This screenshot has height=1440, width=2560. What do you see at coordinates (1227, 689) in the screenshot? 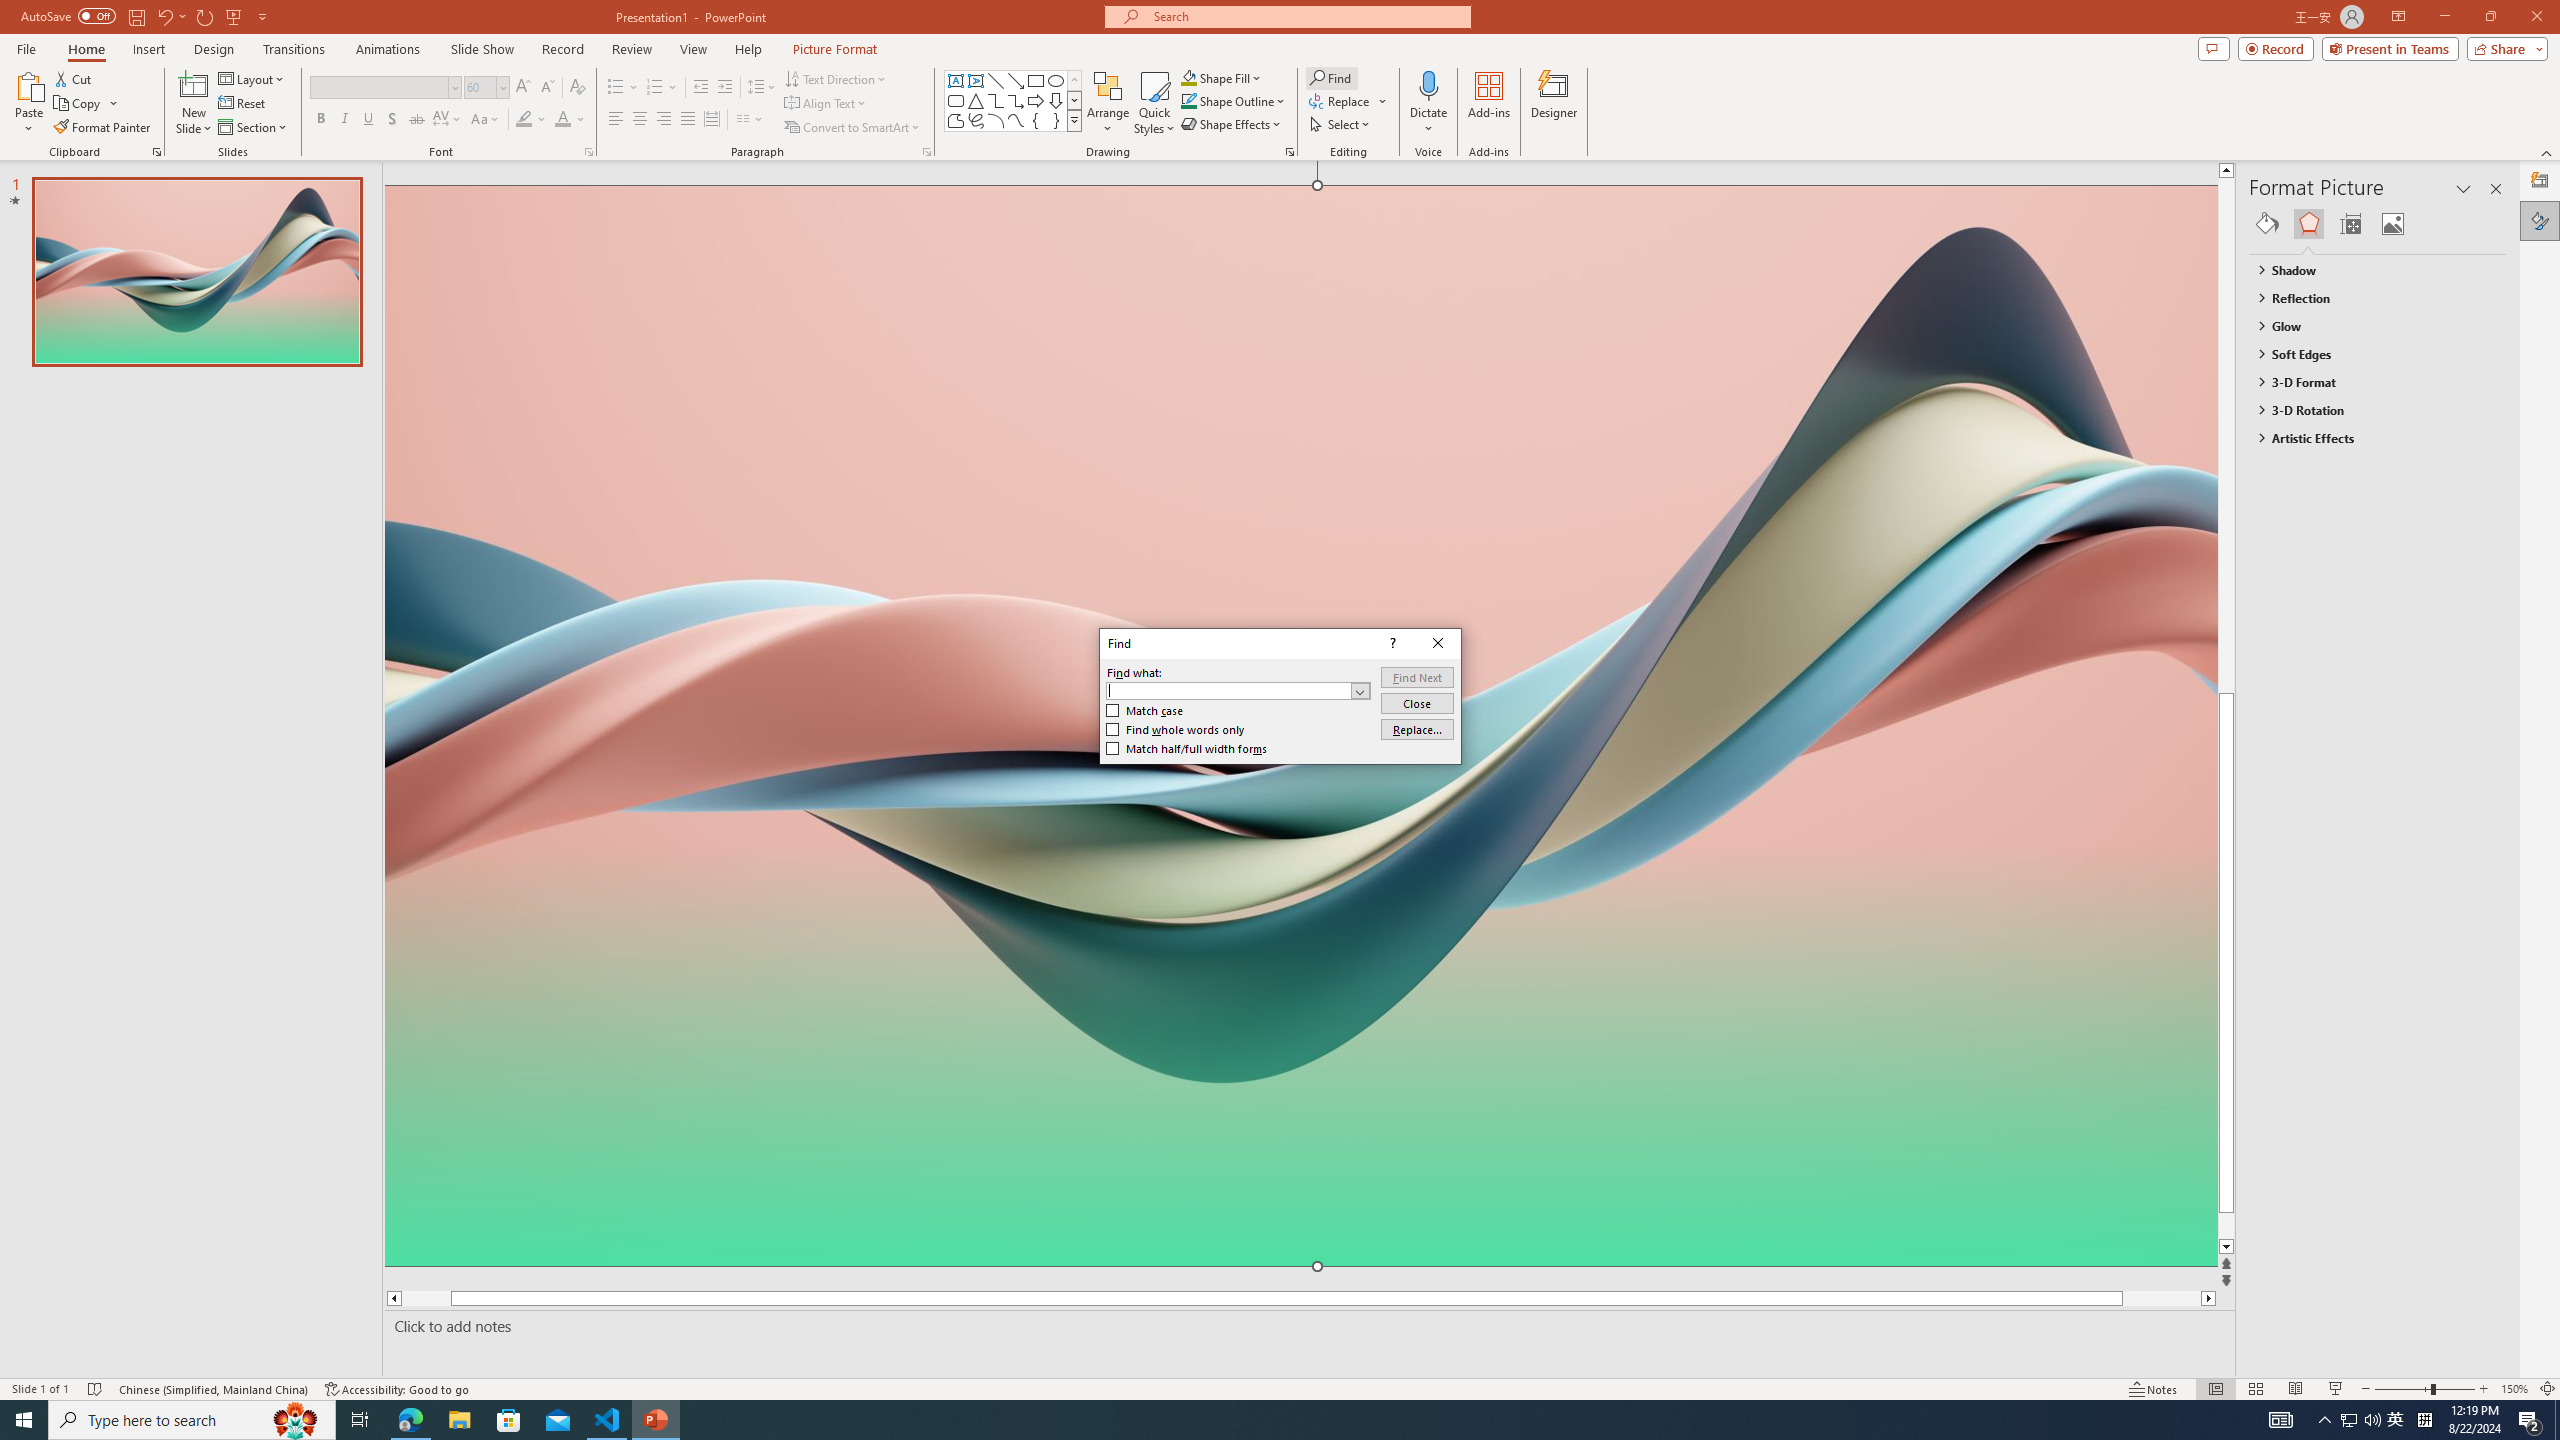
I see `'Find what'` at bounding box center [1227, 689].